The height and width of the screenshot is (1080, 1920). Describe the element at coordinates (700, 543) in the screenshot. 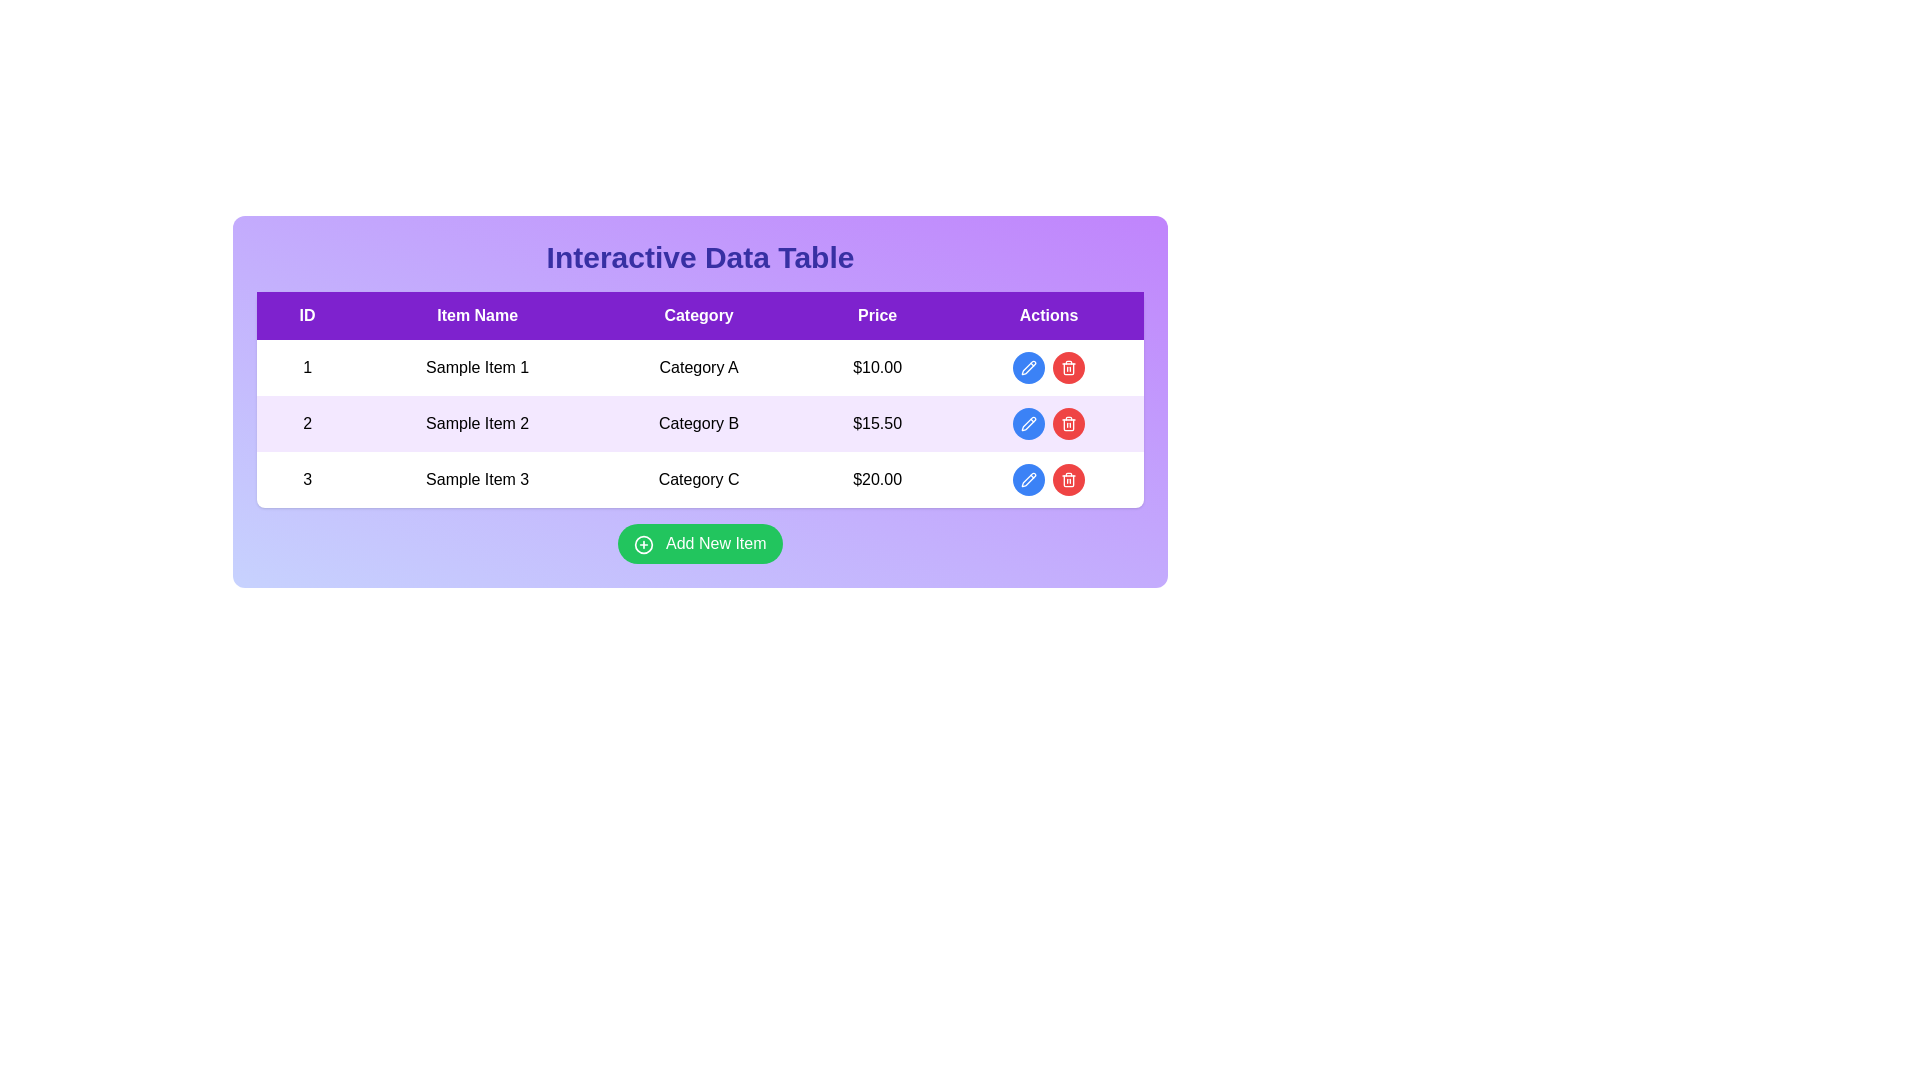

I see `the 'Add New Item' button with a green background and white text` at that location.